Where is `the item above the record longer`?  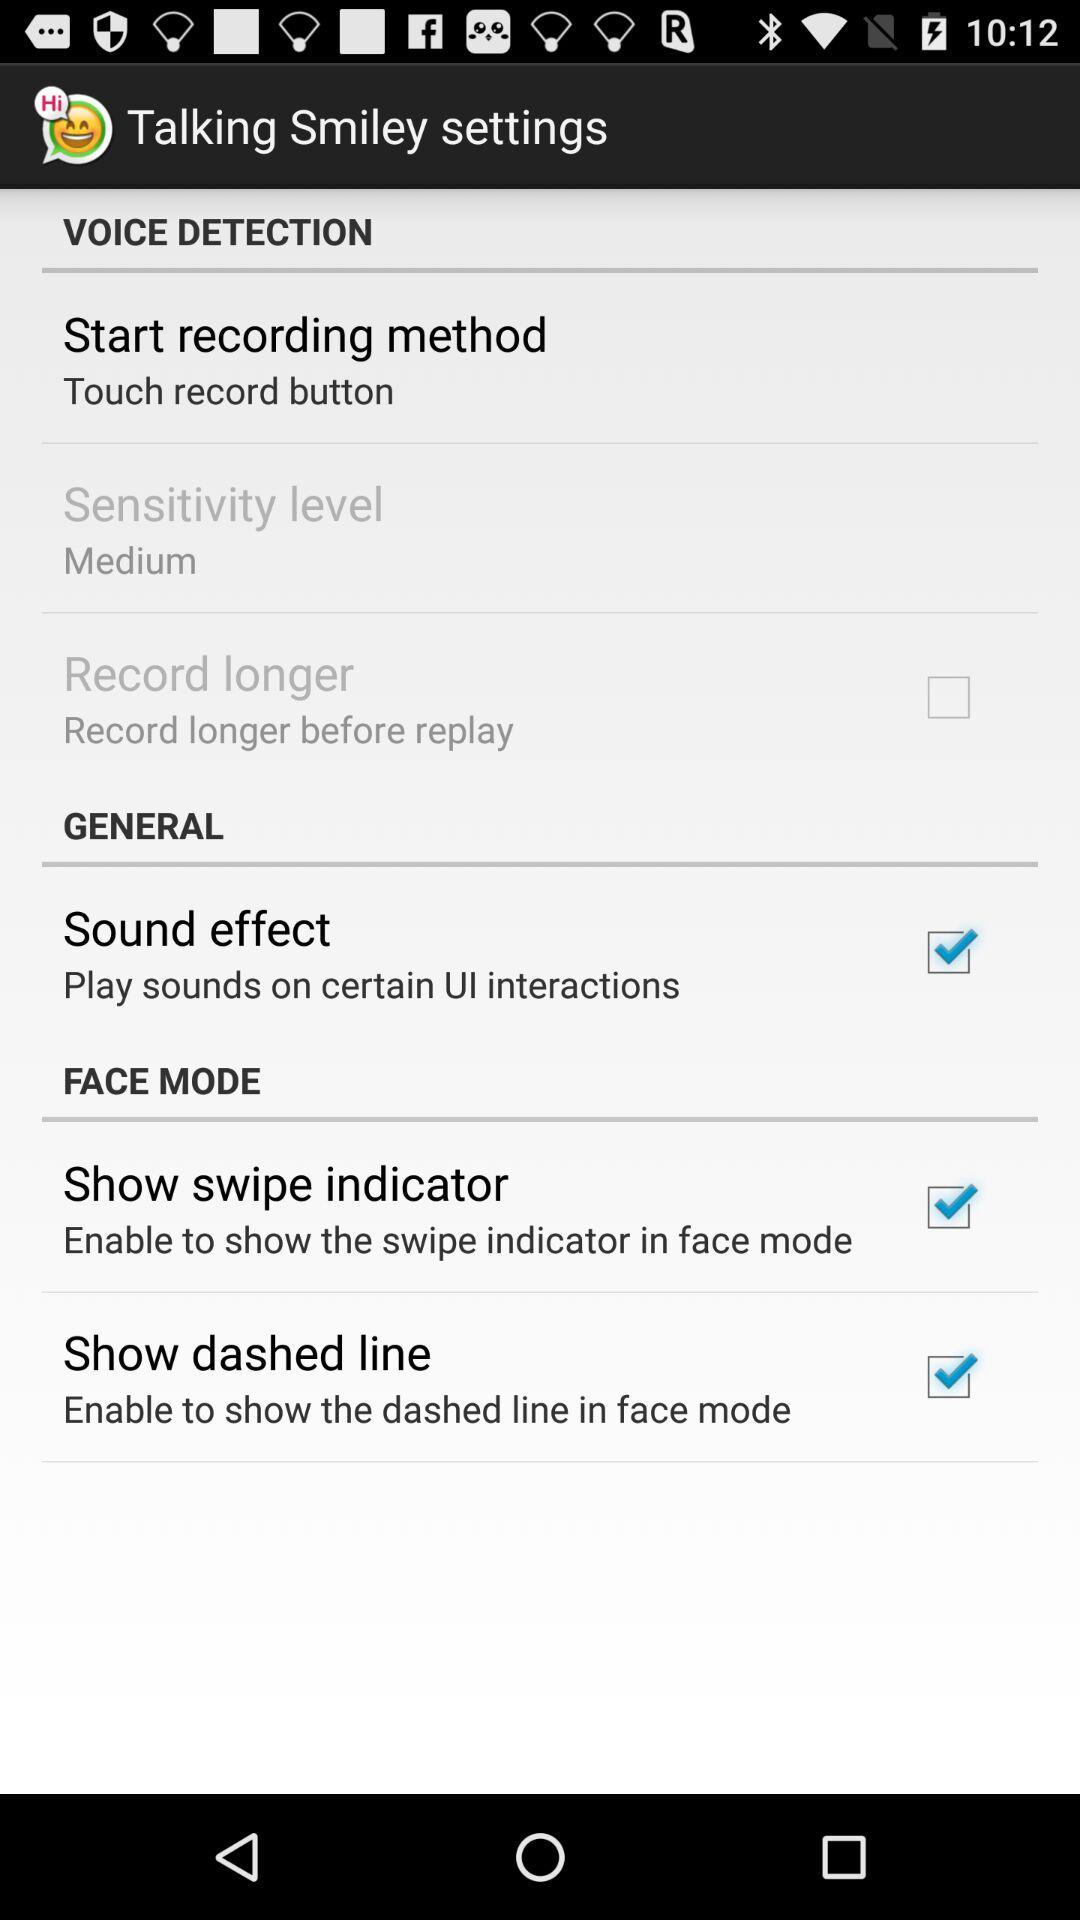
the item above the record longer is located at coordinates (130, 559).